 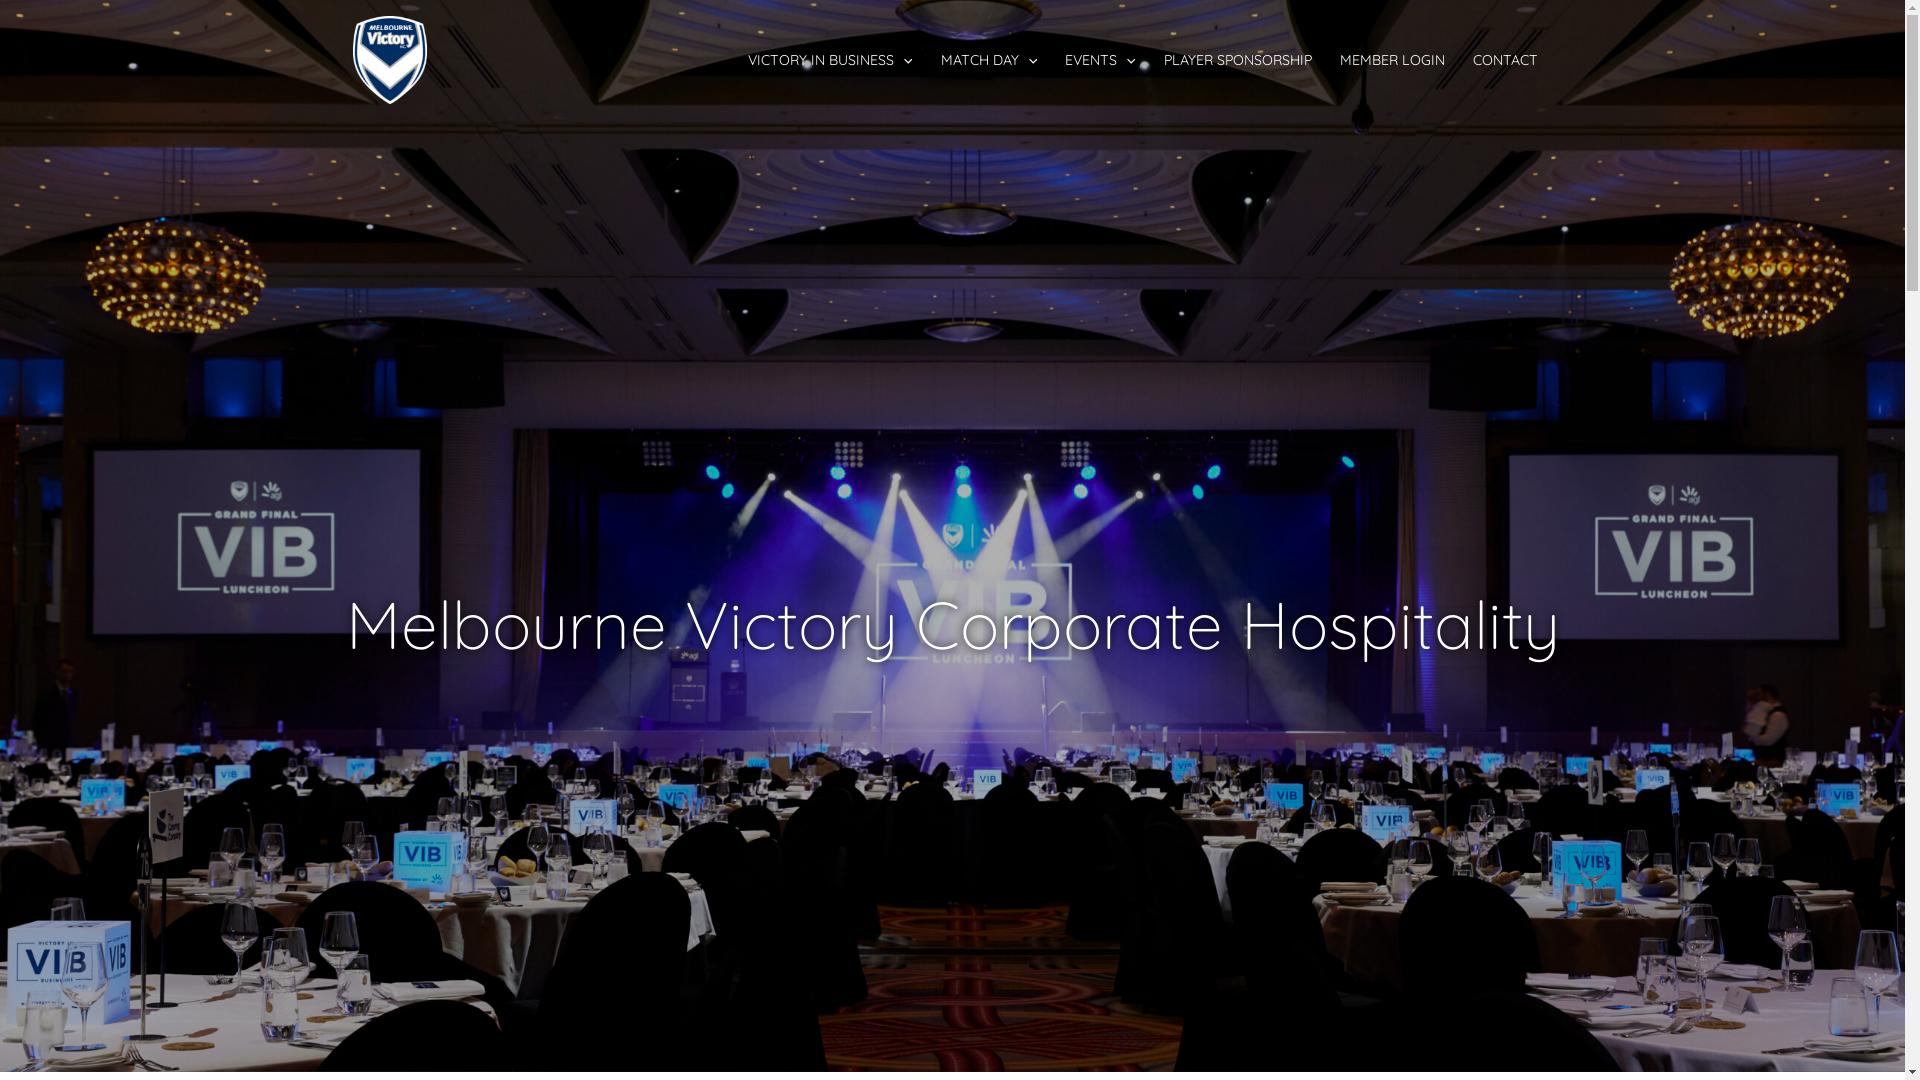 I want to click on 'MATCH DAY', so click(x=925, y=59).